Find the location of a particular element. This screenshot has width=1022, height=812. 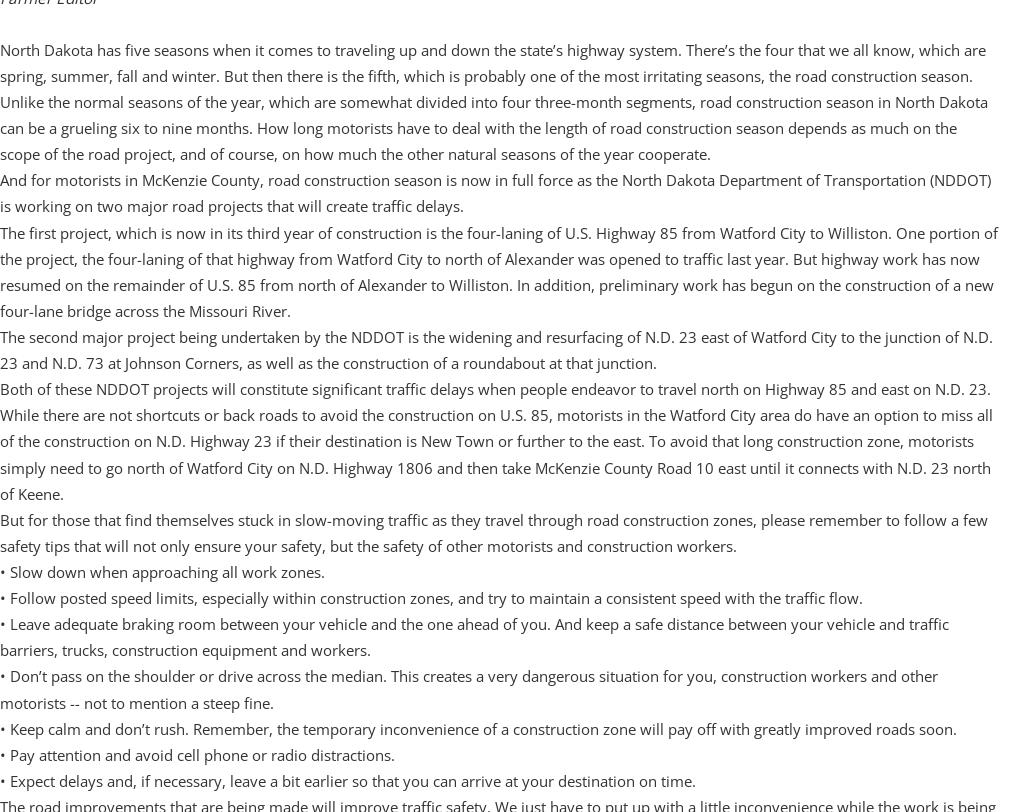

'701-842-2351' is located at coordinates (108, 46).